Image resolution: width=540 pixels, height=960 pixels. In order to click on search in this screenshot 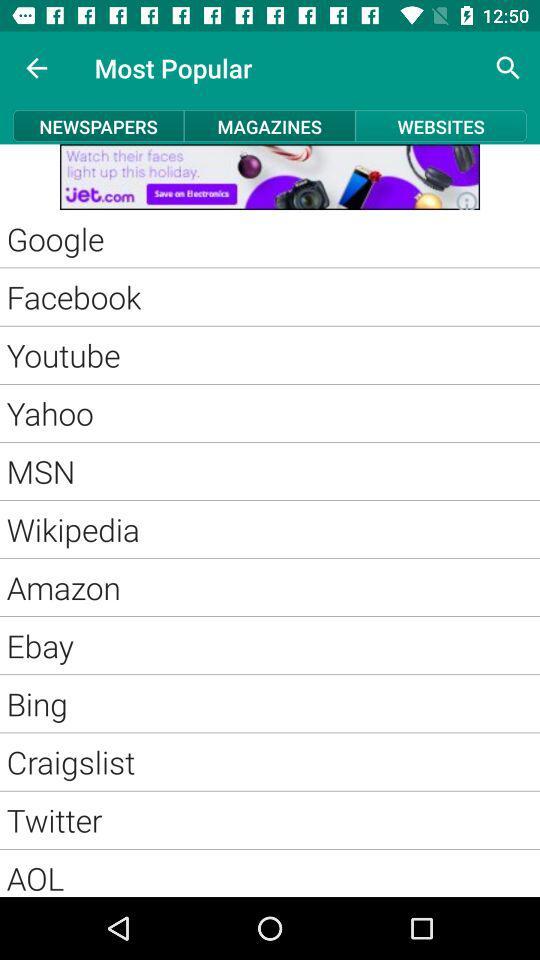, I will do `click(508, 68)`.